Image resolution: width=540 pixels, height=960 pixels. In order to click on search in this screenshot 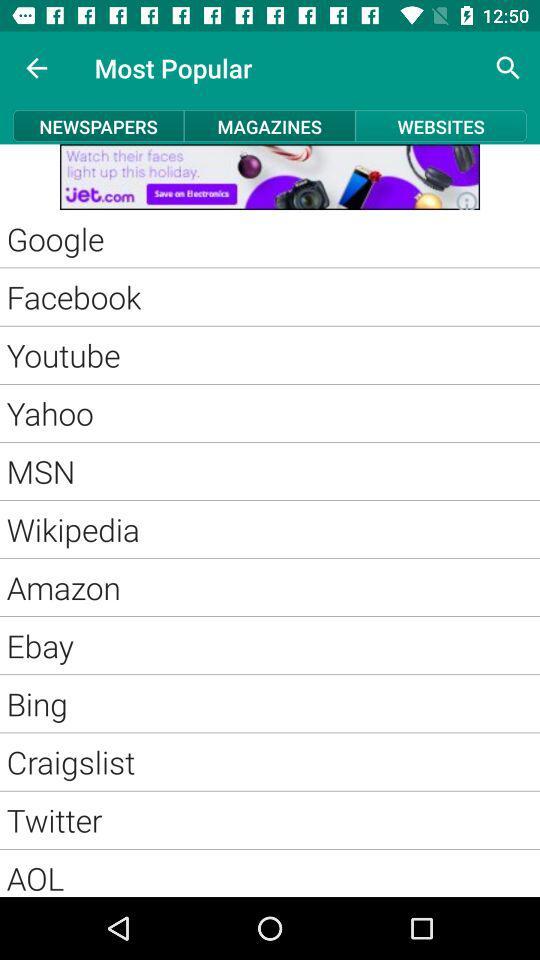, I will do `click(508, 68)`.